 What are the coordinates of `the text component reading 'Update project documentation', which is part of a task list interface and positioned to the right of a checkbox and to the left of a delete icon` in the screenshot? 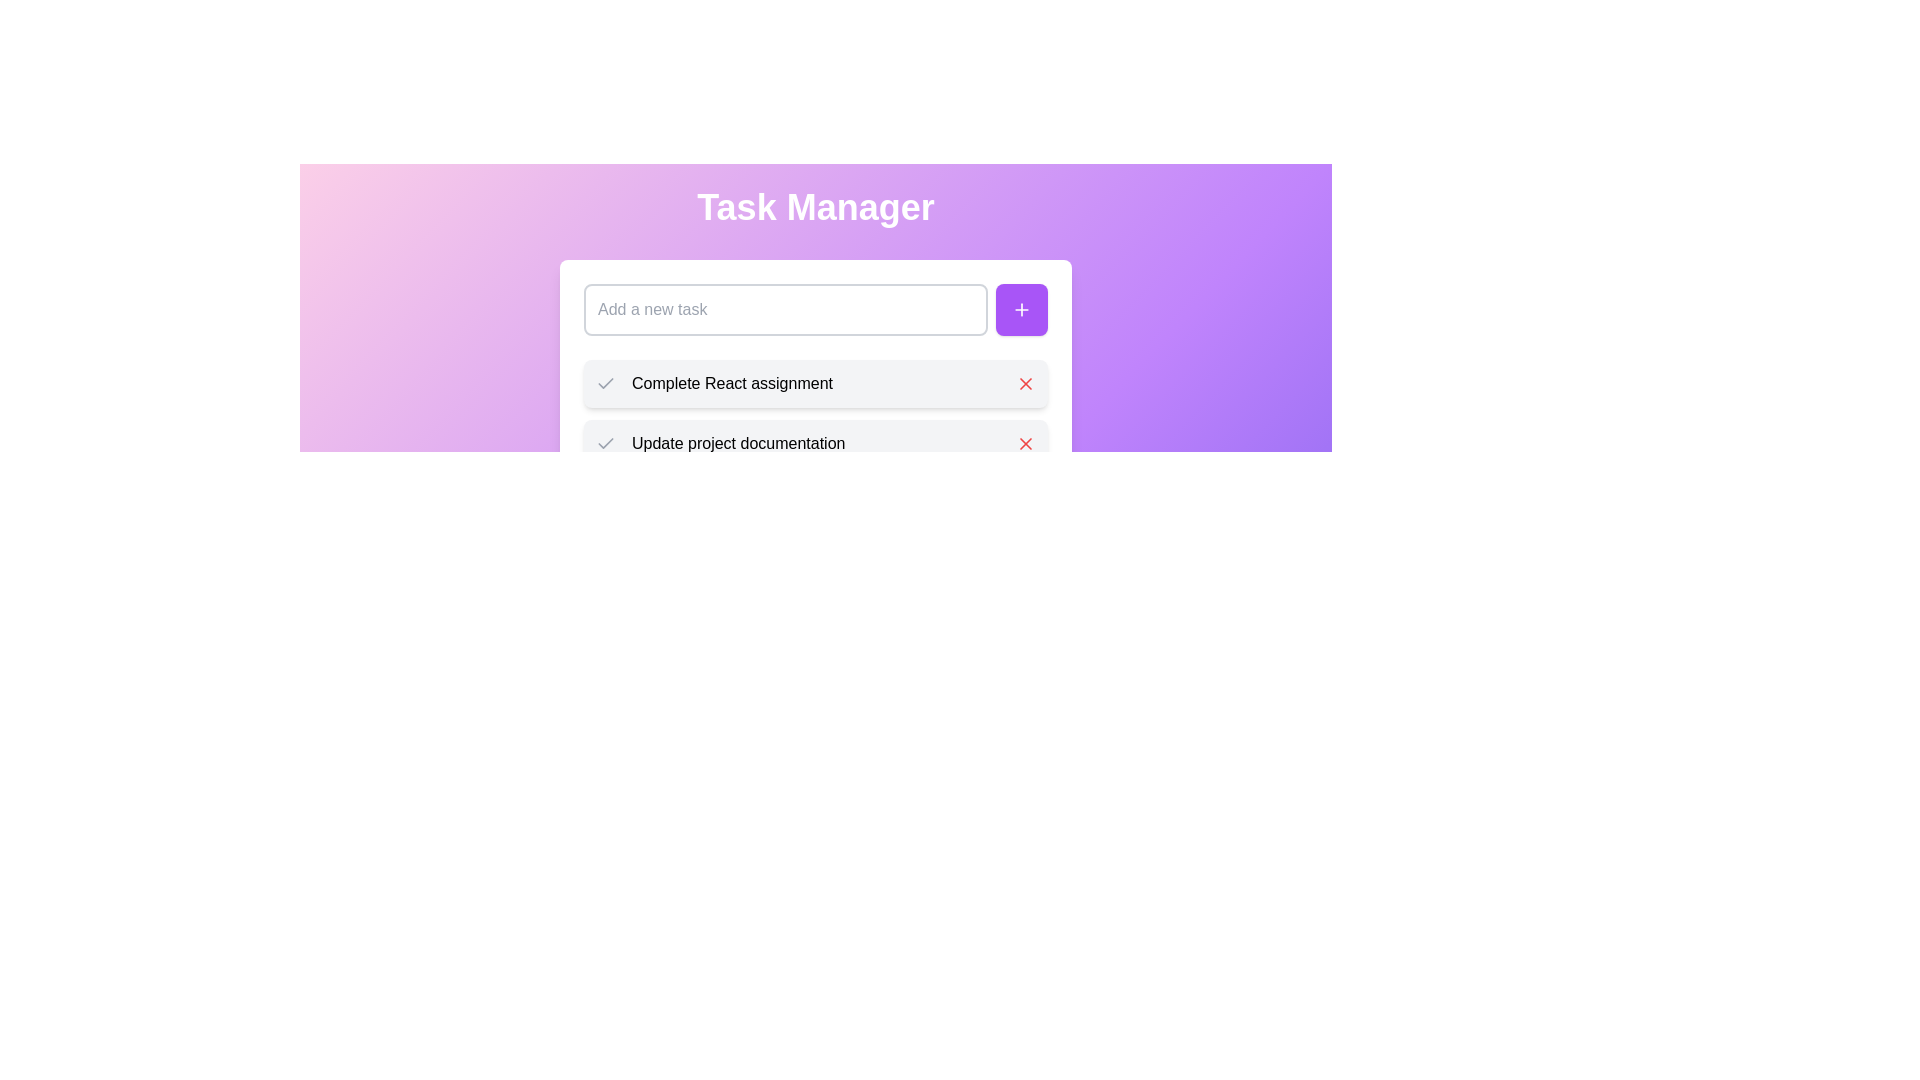 It's located at (824, 442).